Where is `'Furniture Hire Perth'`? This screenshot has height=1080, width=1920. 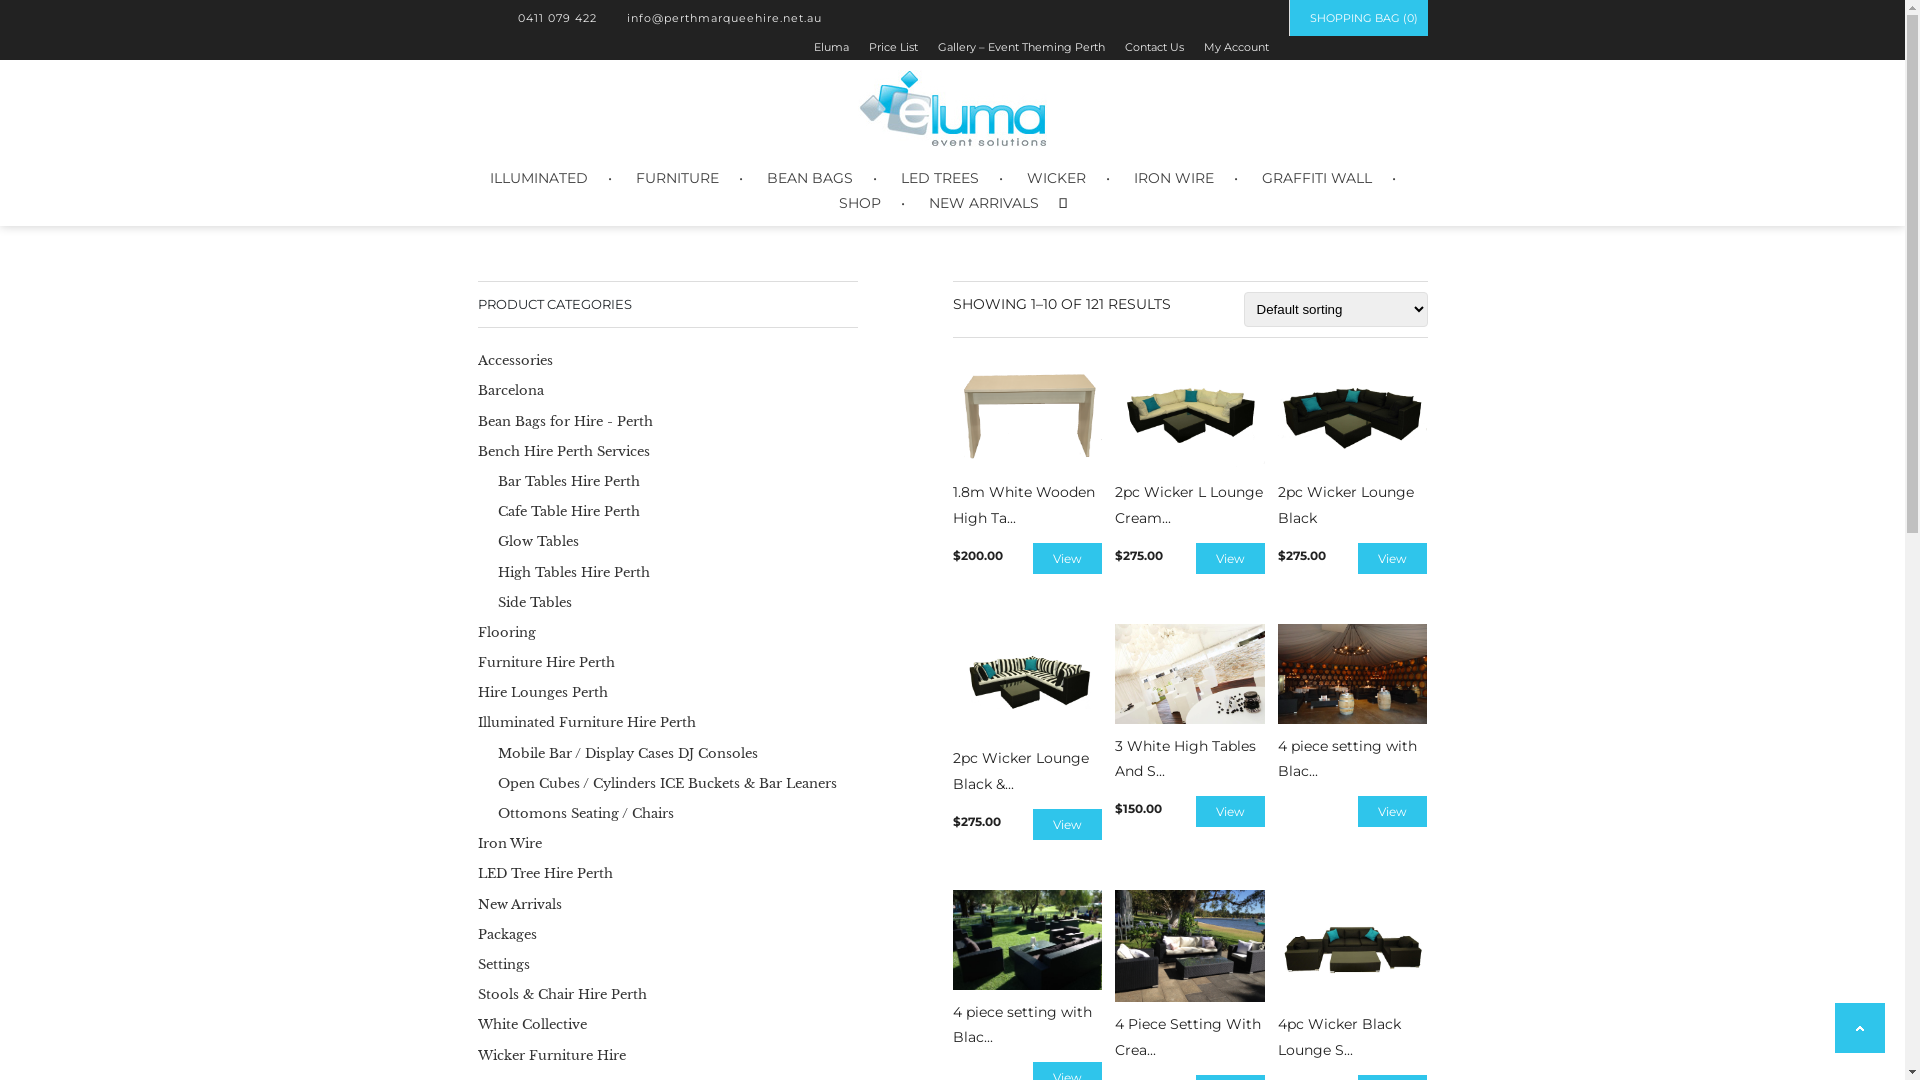
'Furniture Hire Perth' is located at coordinates (546, 662).